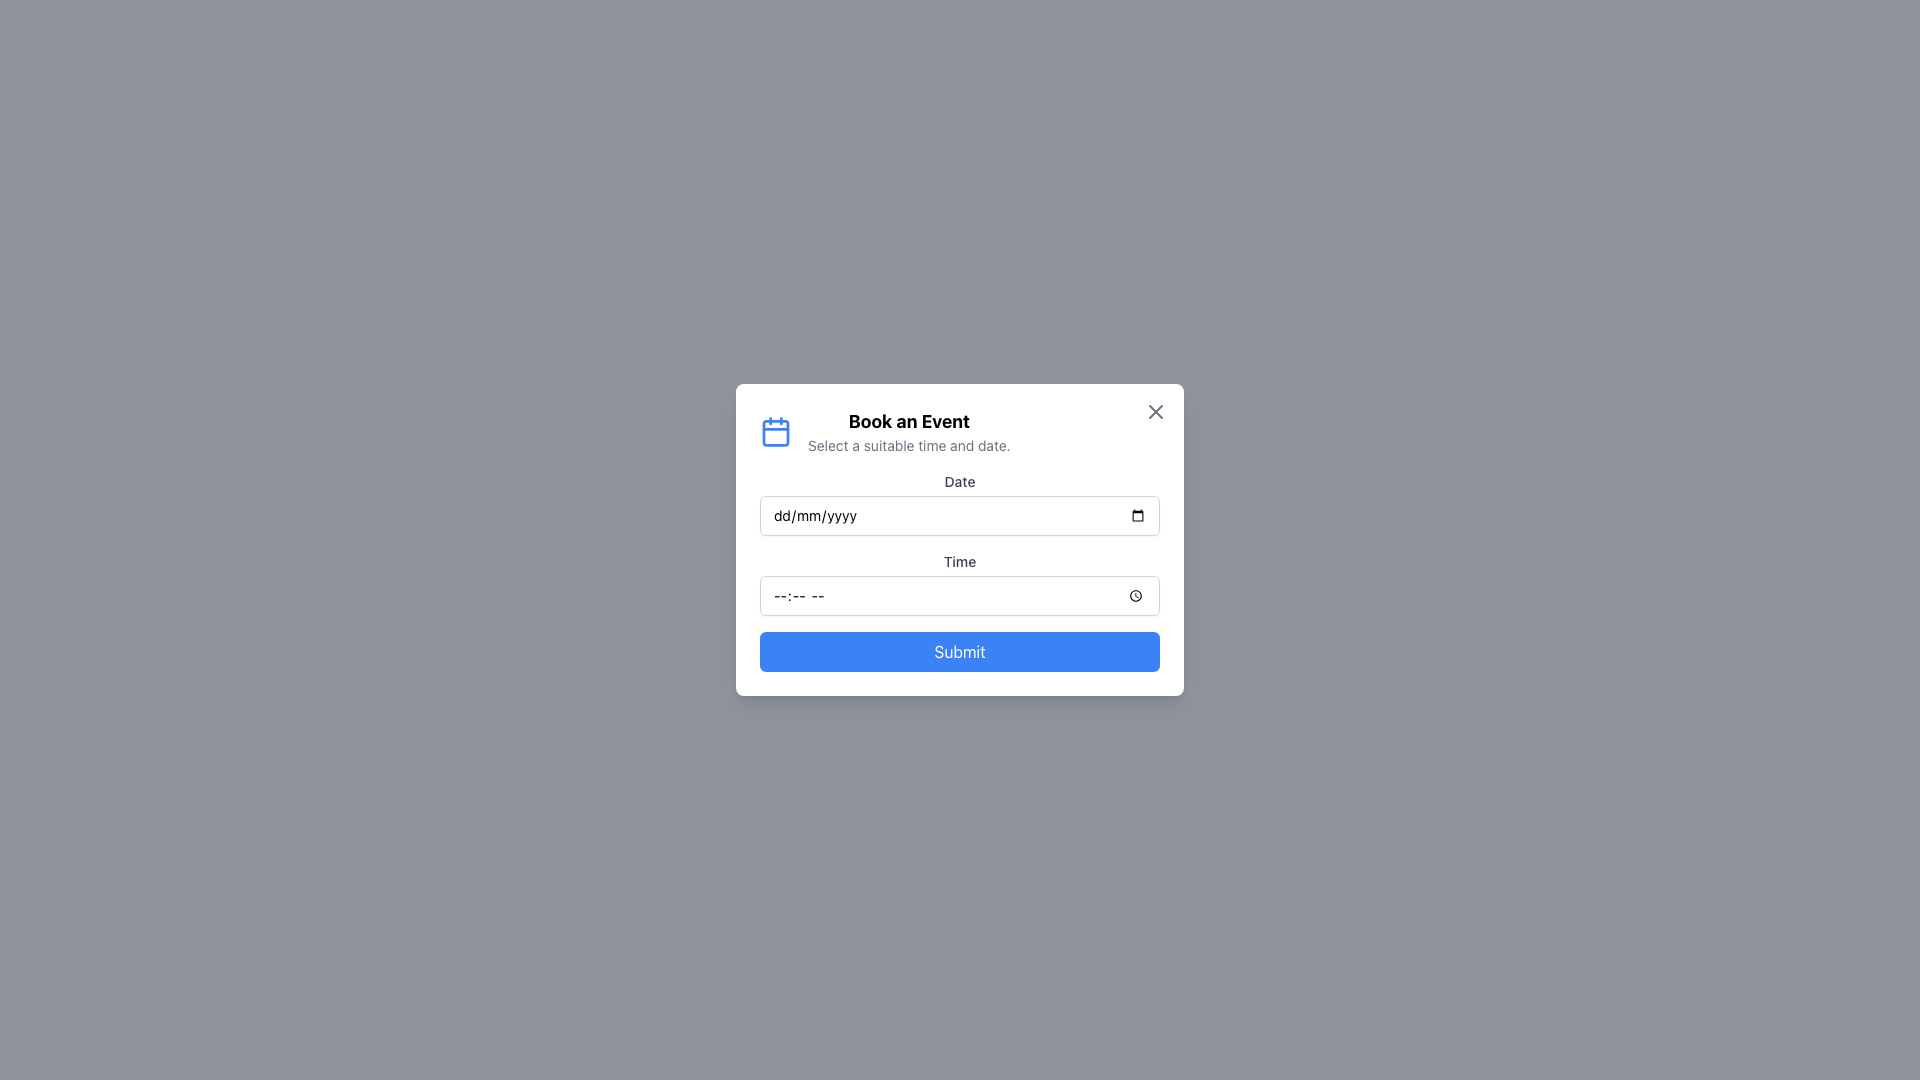  What do you see at coordinates (960, 540) in the screenshot?
I see `the date and time input fields in the modal dialog labeled 'Book an Event'` at bounding box center [960, 540].